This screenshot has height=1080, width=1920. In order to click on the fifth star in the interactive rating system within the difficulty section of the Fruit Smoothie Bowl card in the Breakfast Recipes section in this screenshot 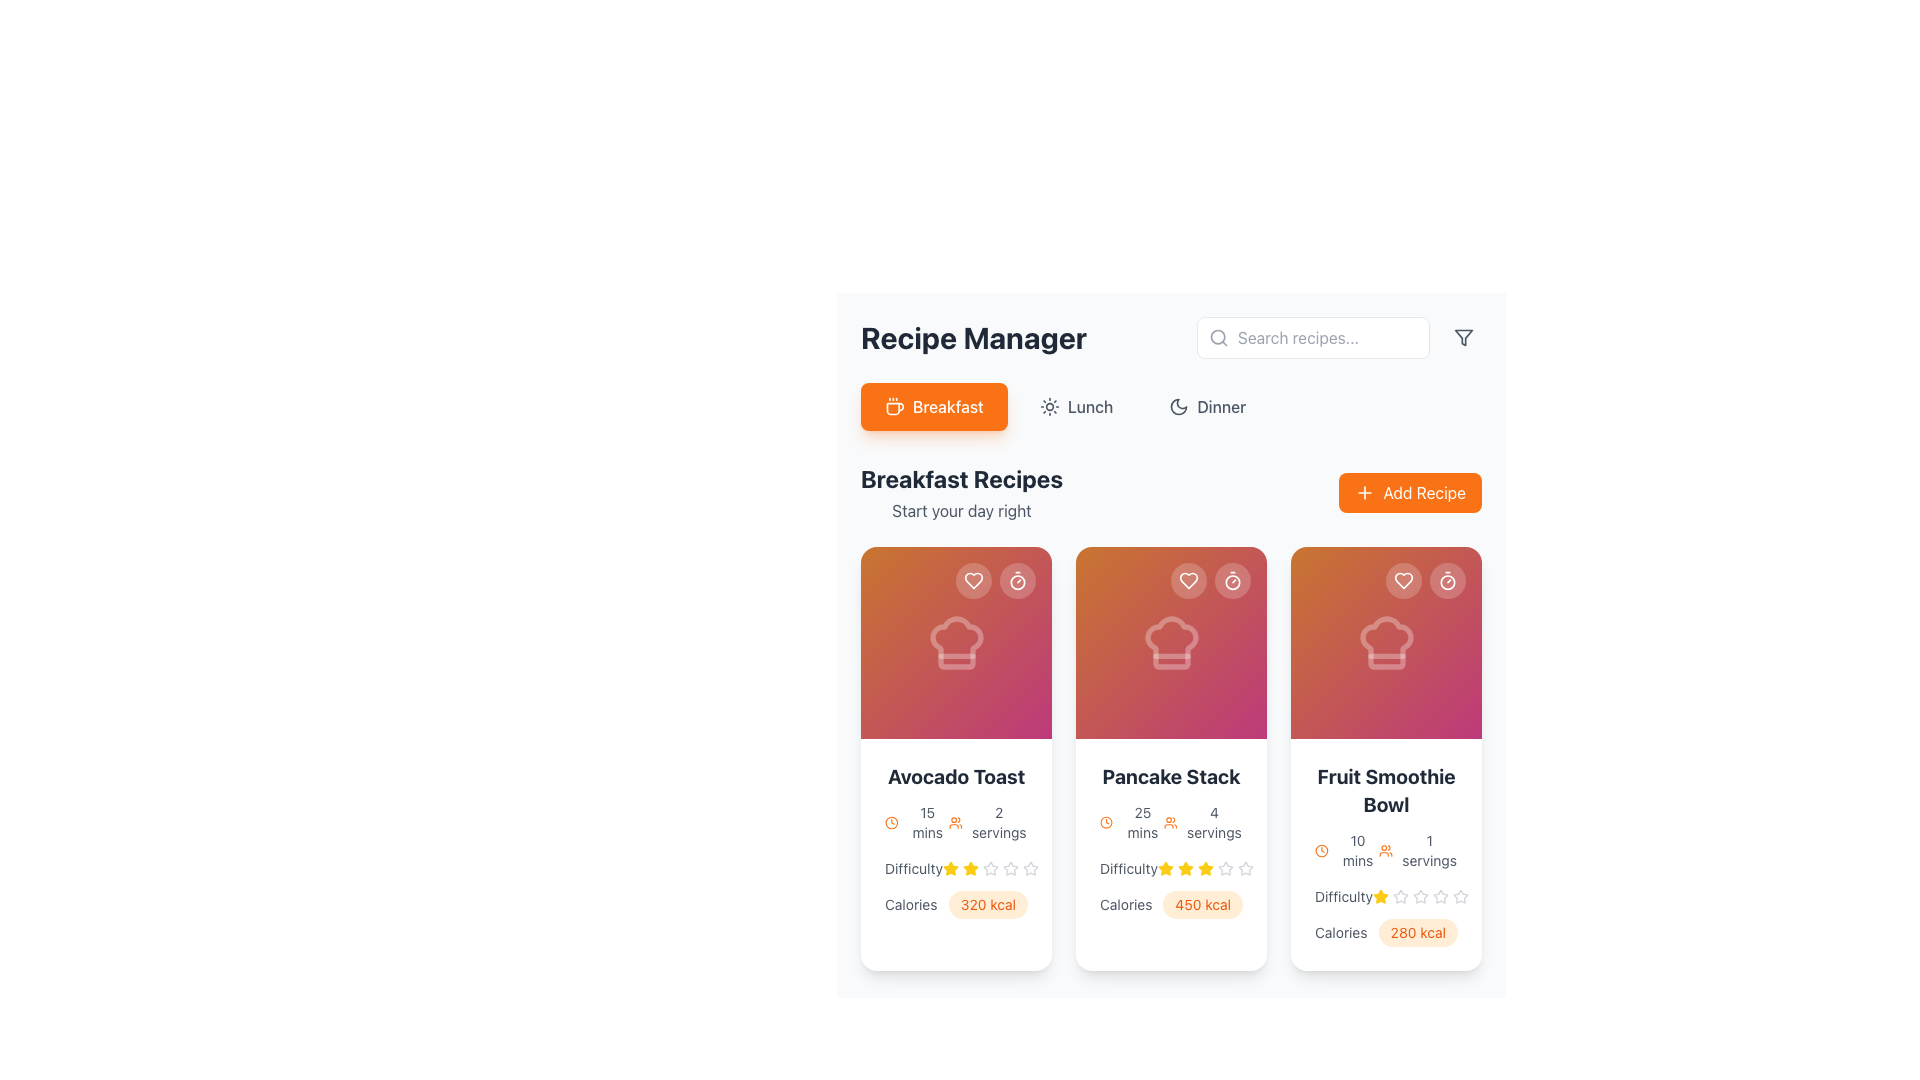, I will do `click(1460, 896)`.